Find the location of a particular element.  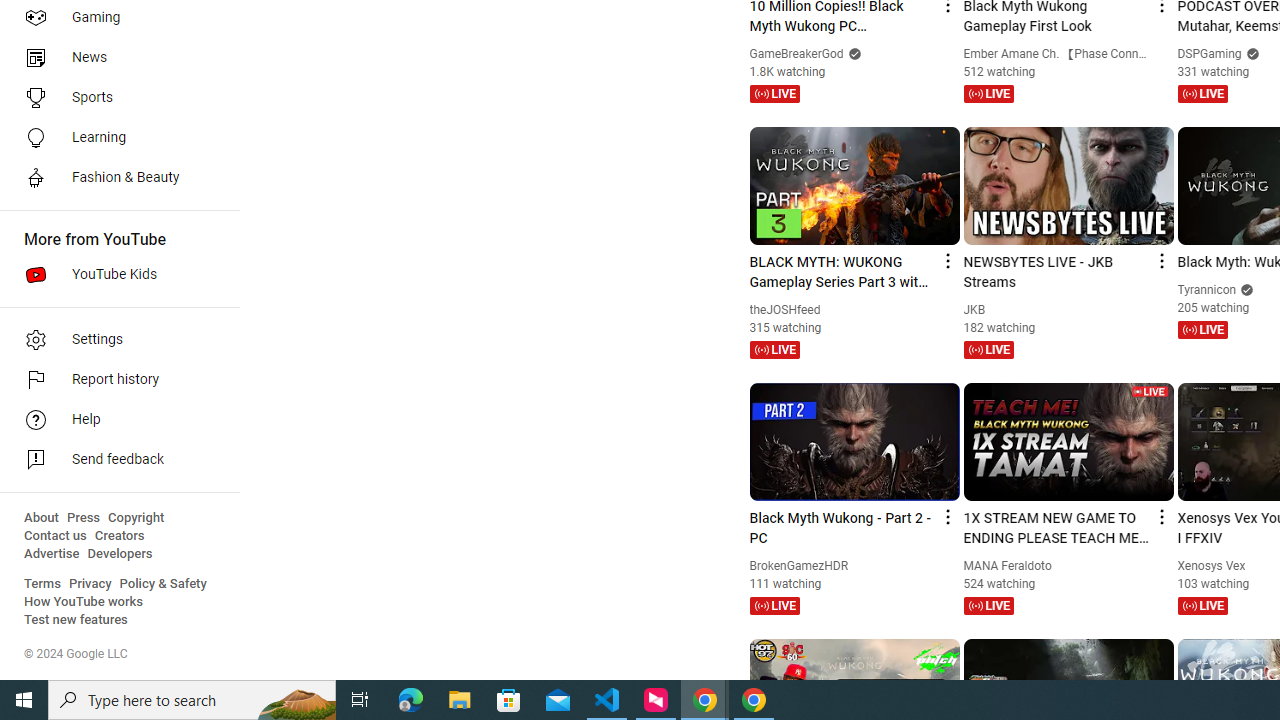

'How YouTube works' is located at coordinates (82, 601).